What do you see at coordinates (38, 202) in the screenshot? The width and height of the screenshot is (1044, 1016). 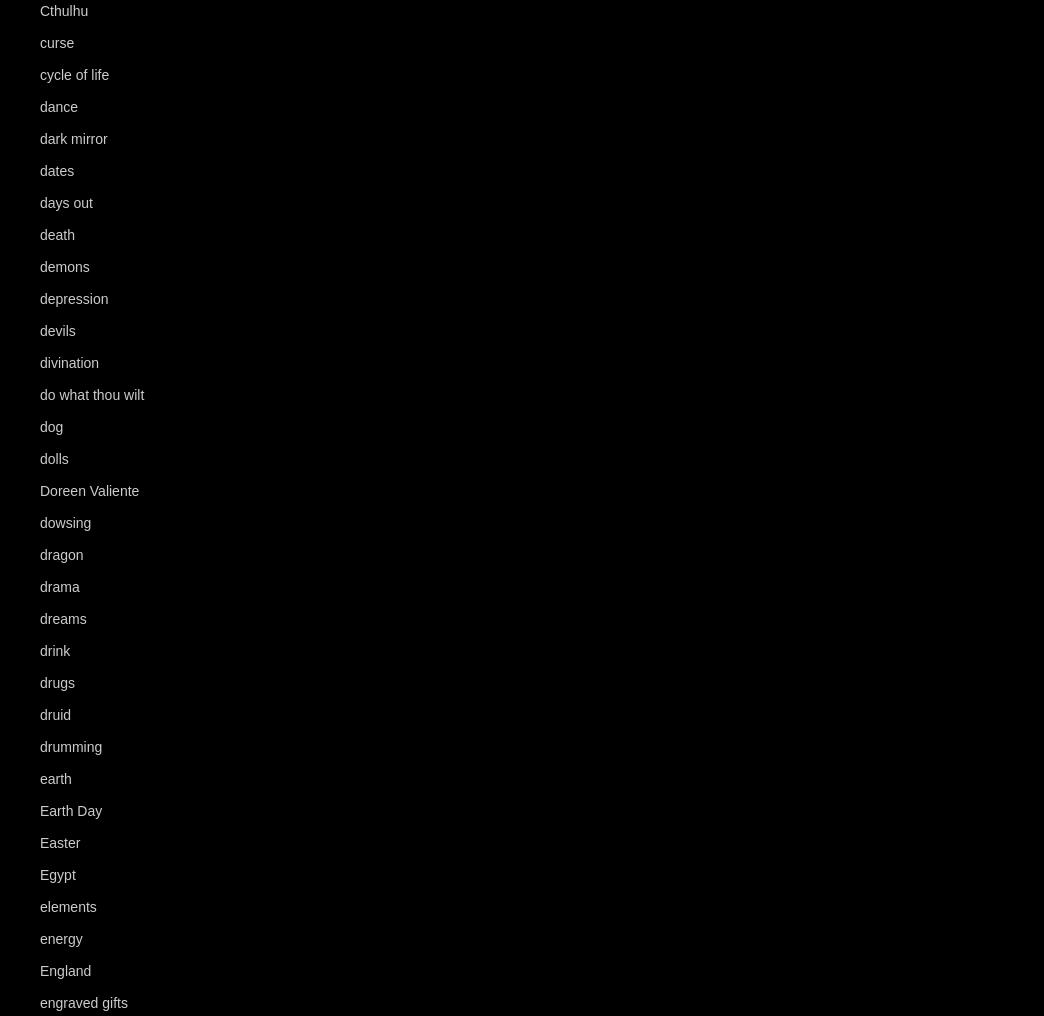 I see `'days out'` at bounding box center [38, 202].